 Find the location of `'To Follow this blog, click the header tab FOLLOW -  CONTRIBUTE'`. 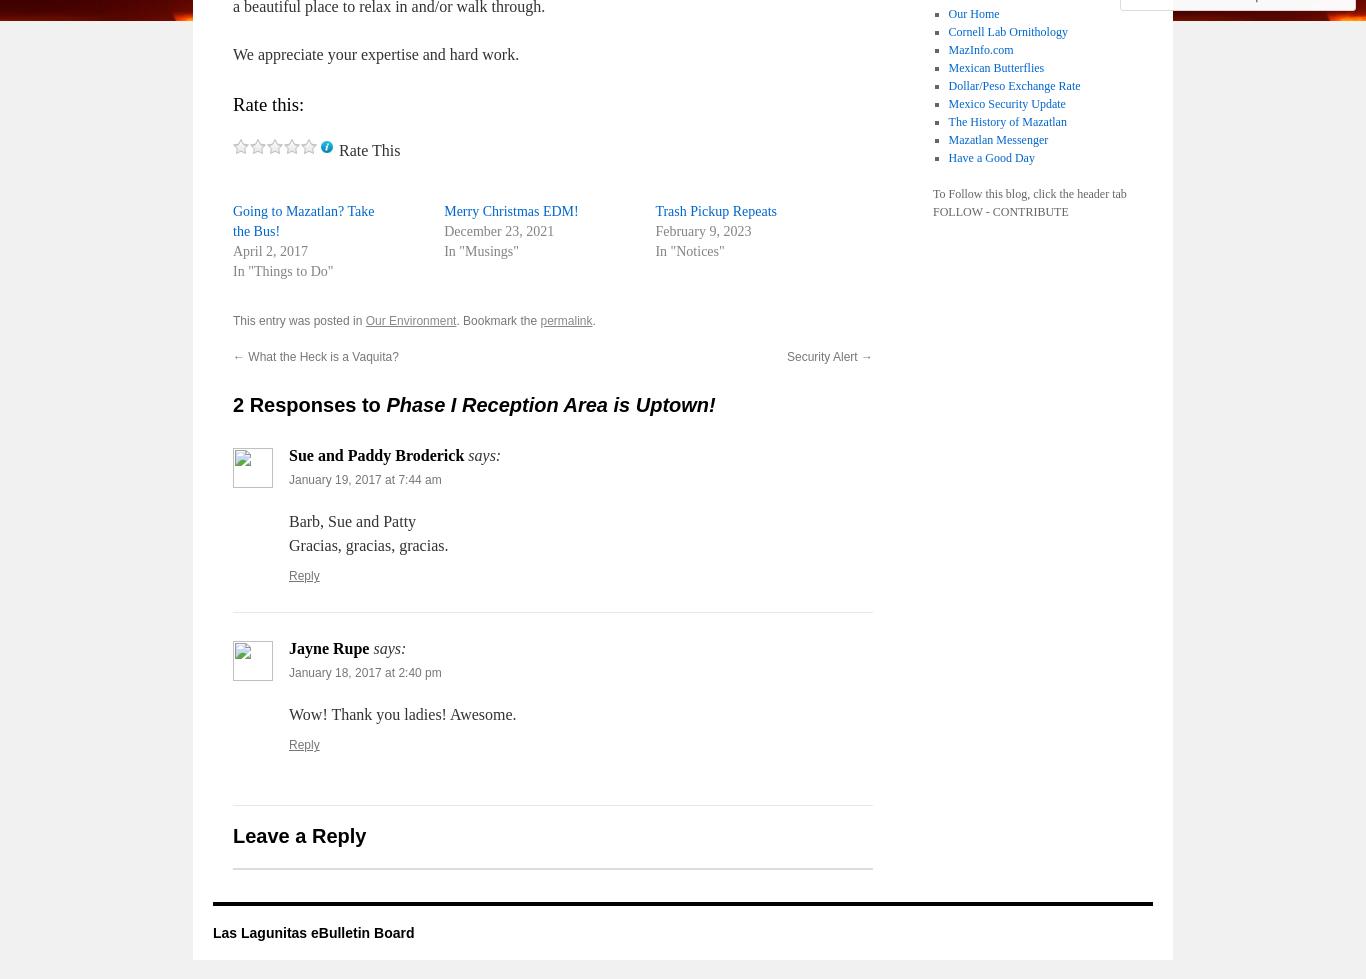

'To Follow this blog, click the header tab FOLLOW -  CONTRIBUTE' is located at coordinates (932, 203).